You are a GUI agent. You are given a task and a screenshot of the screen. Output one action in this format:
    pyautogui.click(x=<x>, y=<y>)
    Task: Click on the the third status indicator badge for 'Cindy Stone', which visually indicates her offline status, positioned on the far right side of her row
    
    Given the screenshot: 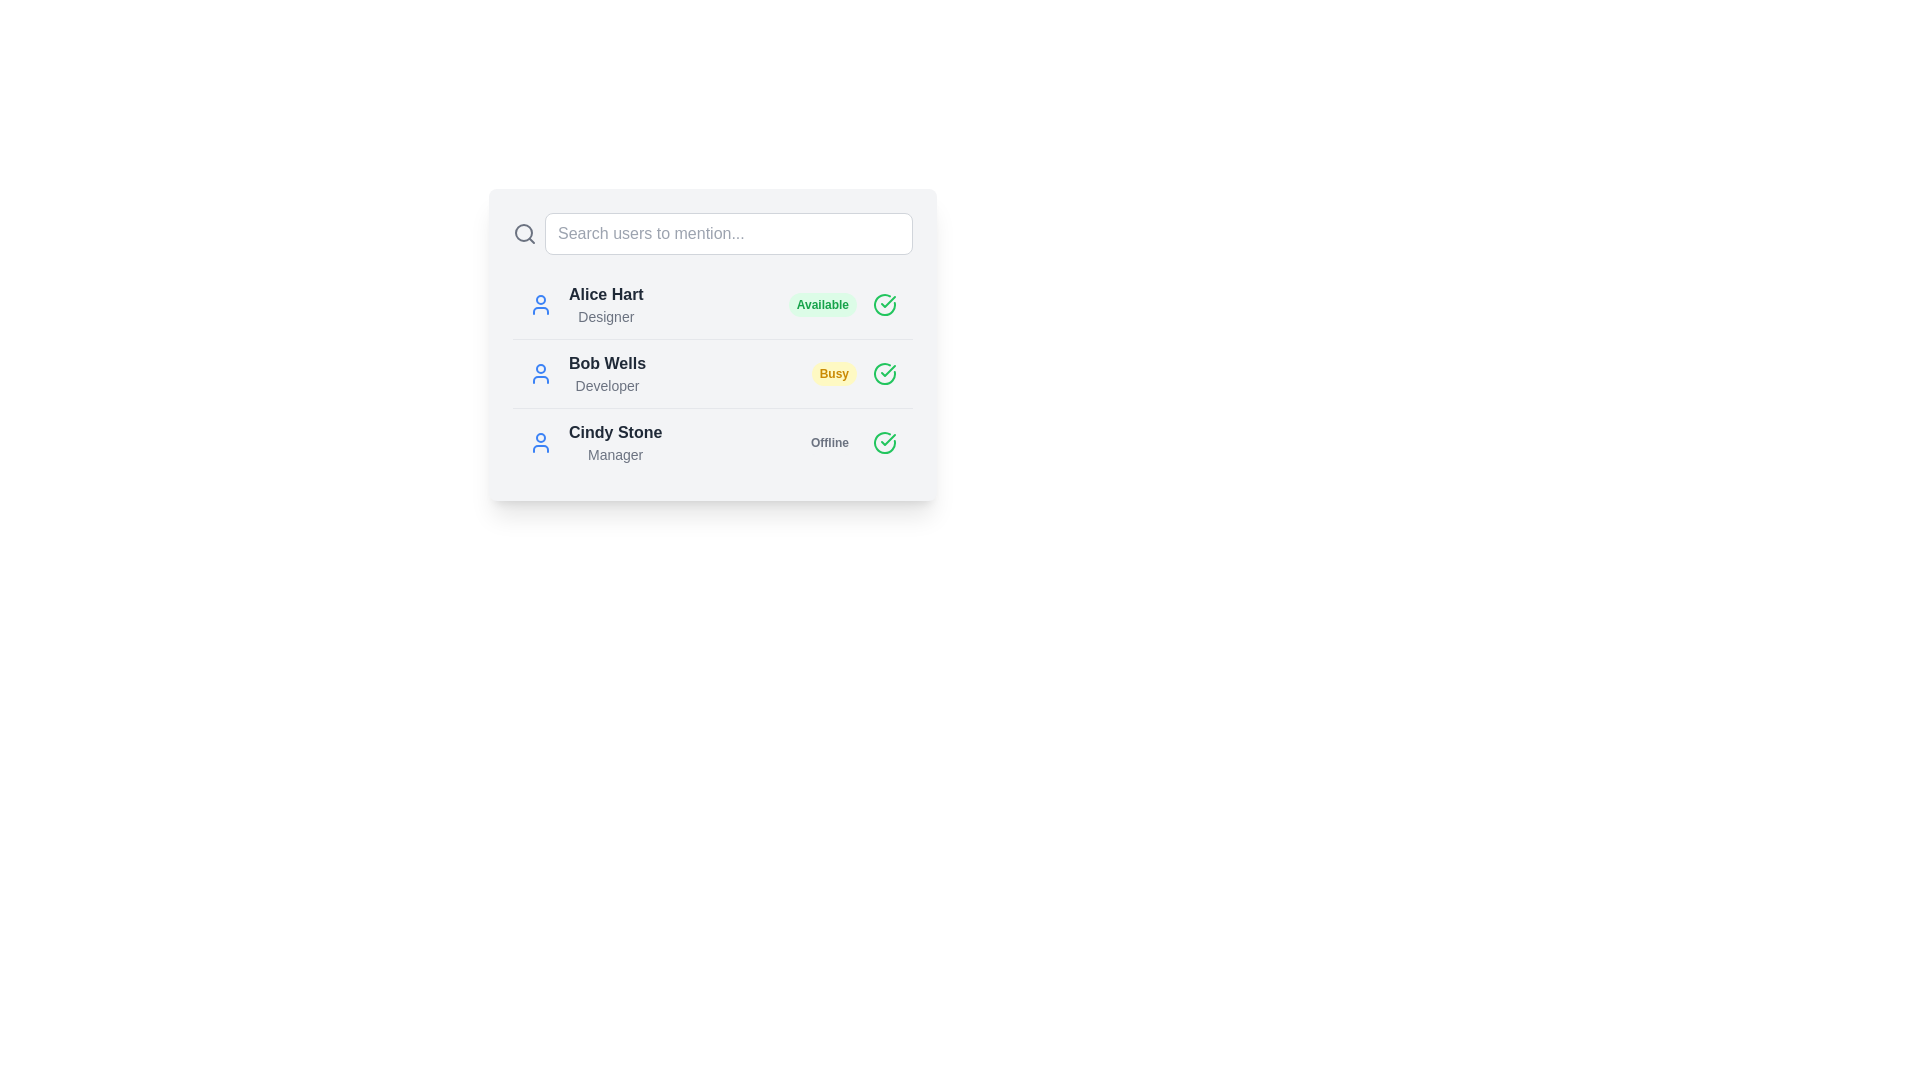 What is the action you would take?
    pyautogui.click(x=830, y=442)
    